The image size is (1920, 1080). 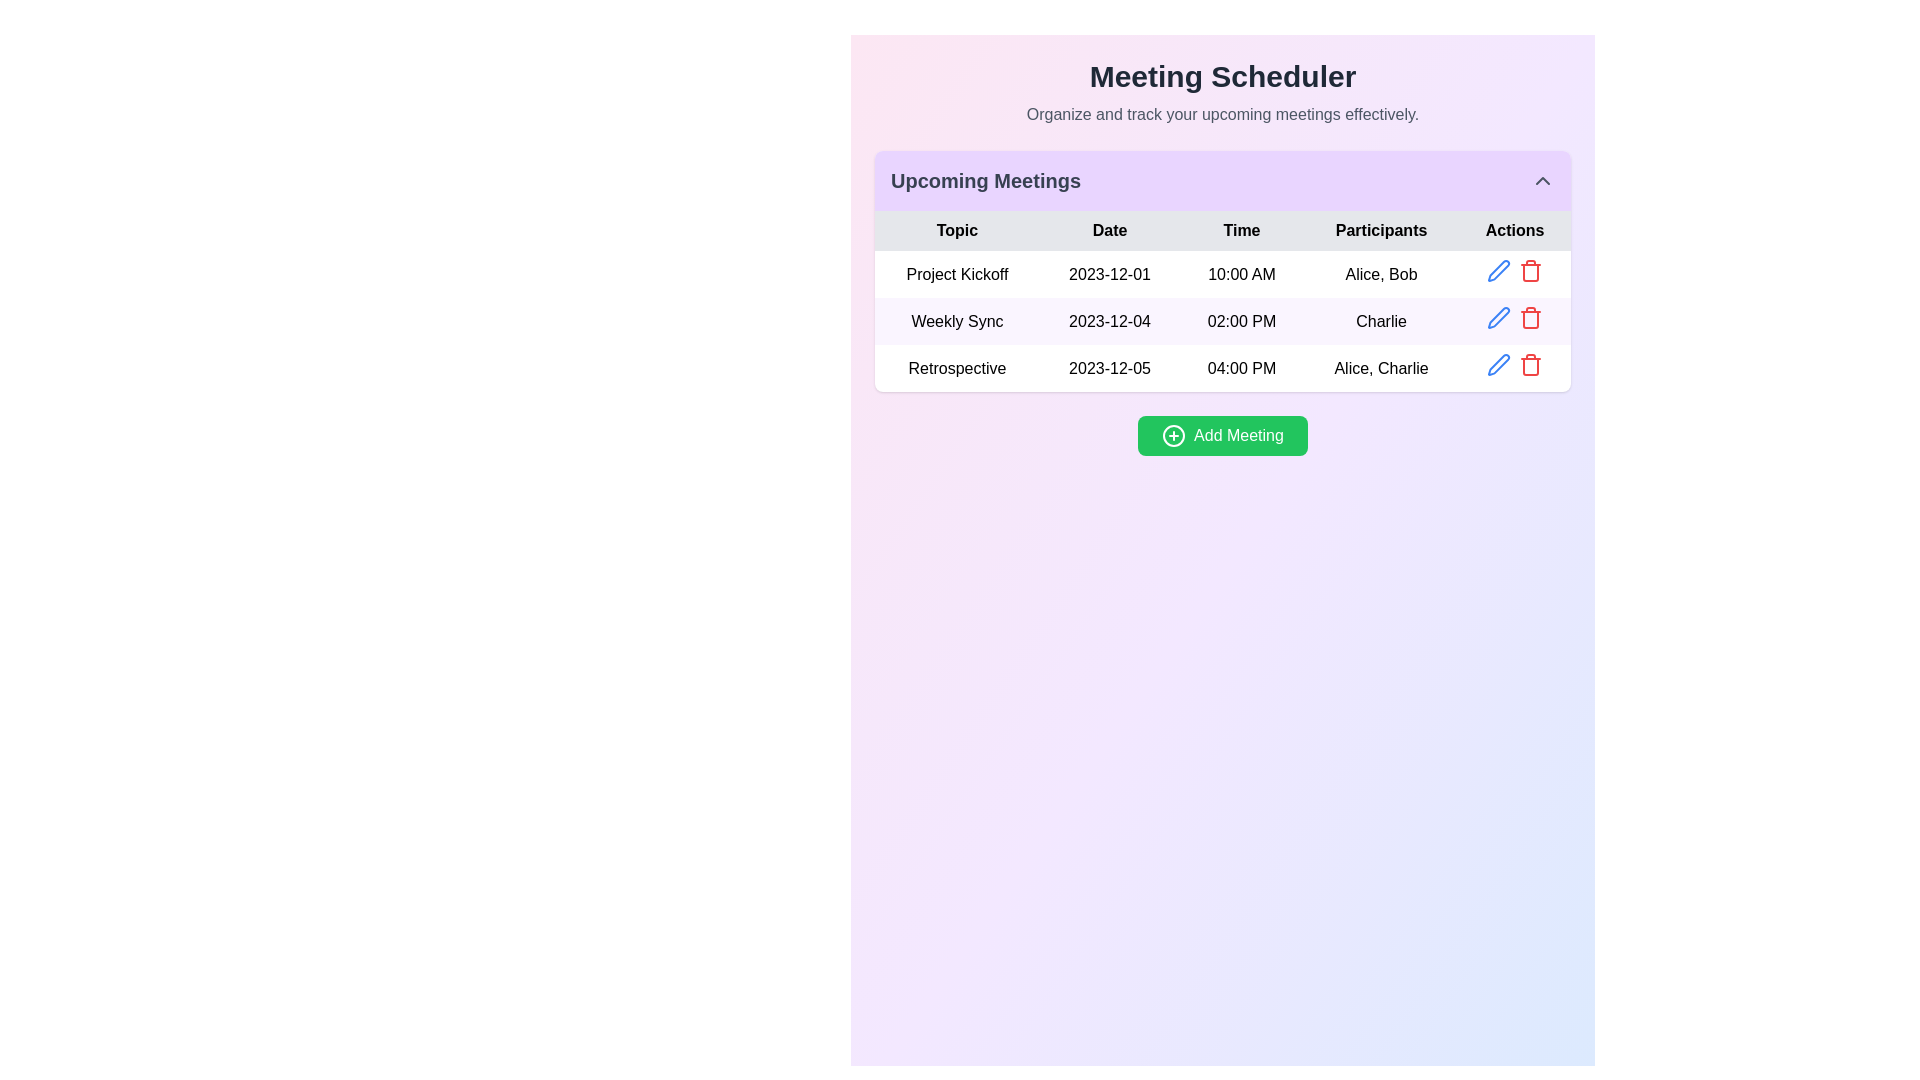 What do you see at coordinates (1530, 316) in the screenshot?
I see `the delete button for the 'Weekly Sync' meeting entry` at bounding box center [1530, 316].